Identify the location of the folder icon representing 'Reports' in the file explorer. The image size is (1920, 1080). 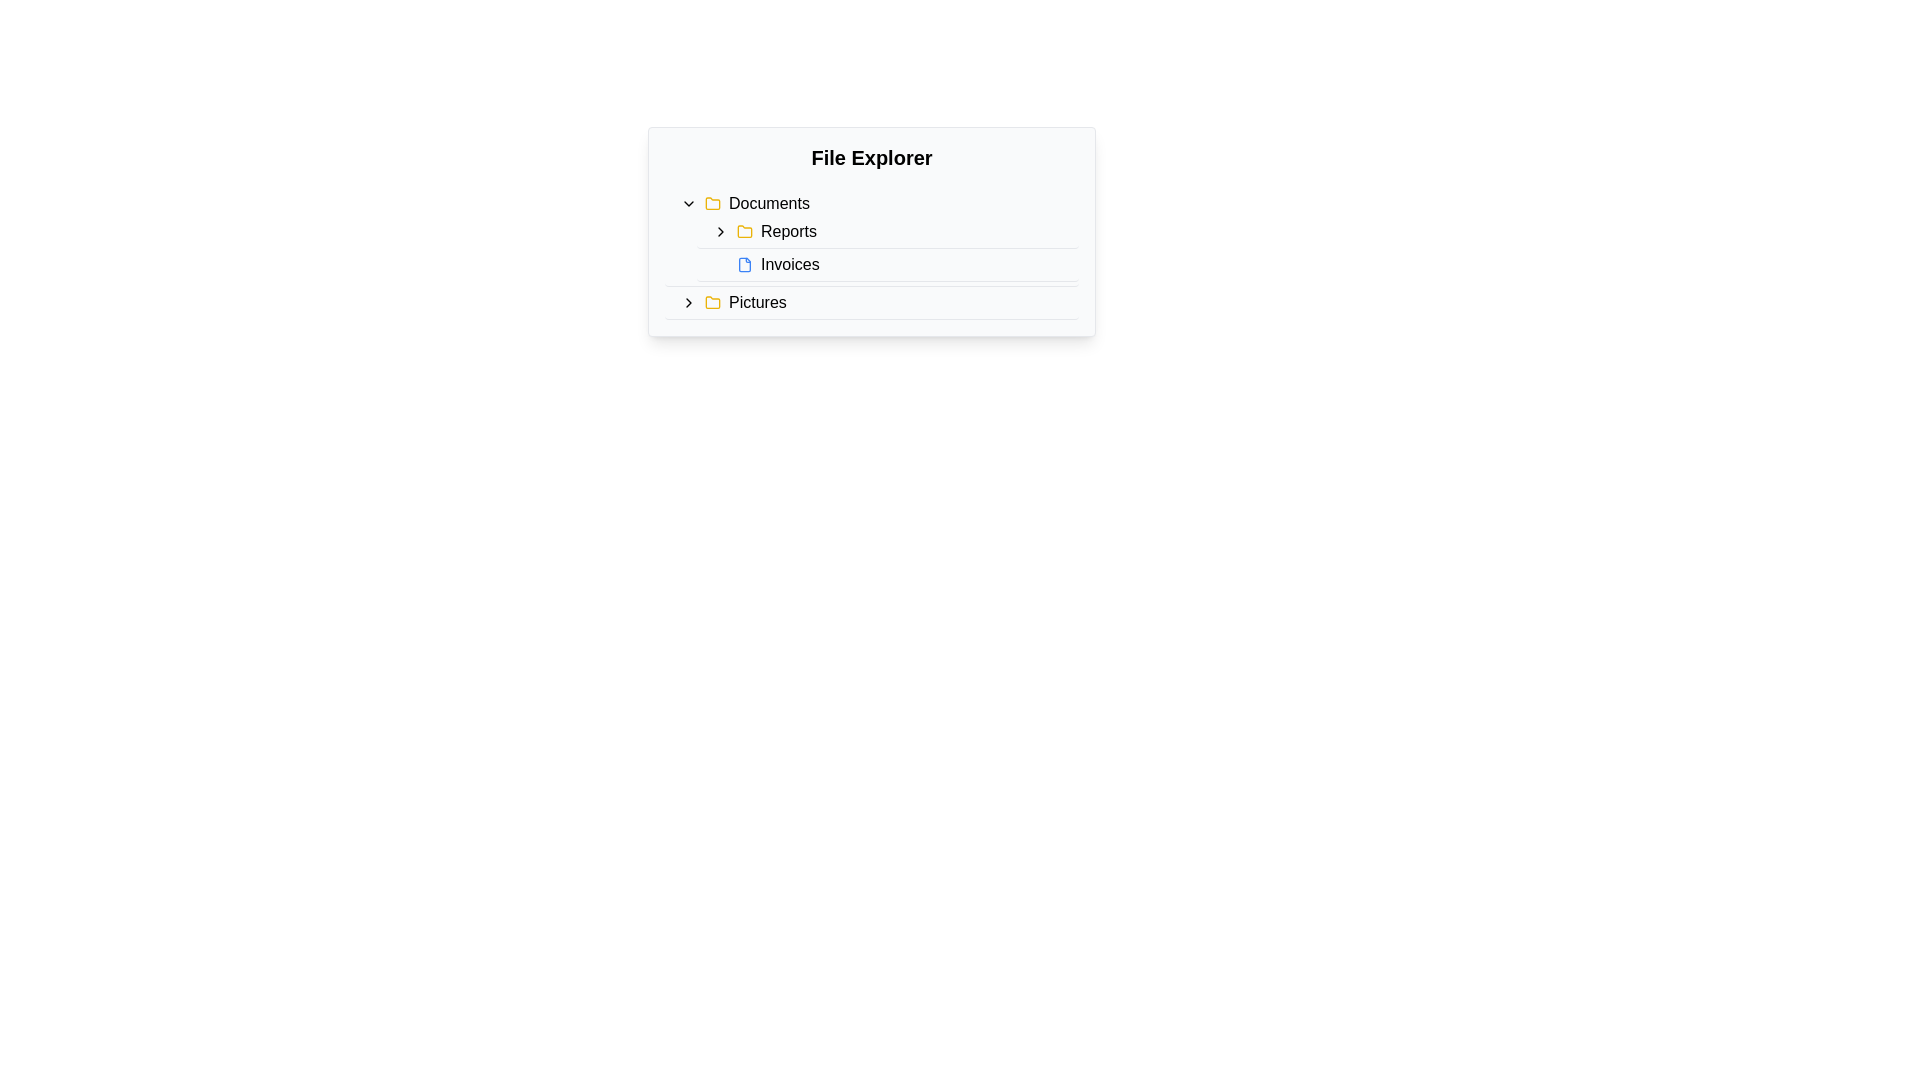
(743, 230).